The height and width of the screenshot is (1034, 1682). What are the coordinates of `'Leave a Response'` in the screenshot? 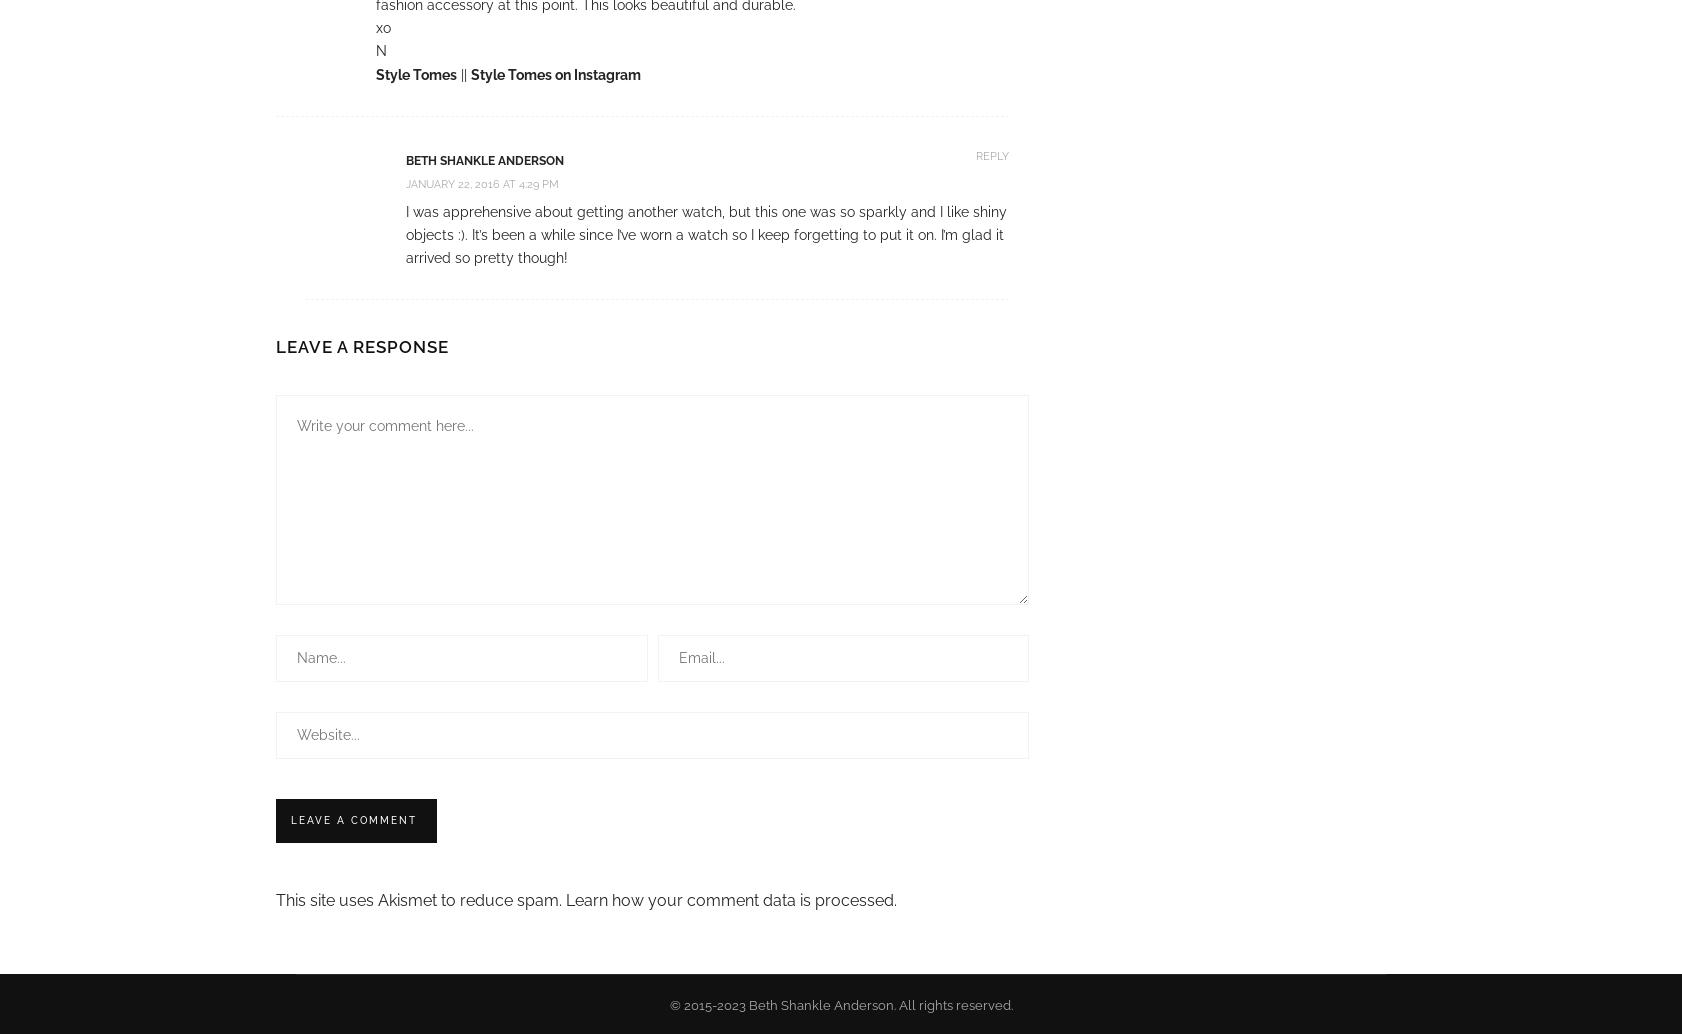 It's located at (361, 344).